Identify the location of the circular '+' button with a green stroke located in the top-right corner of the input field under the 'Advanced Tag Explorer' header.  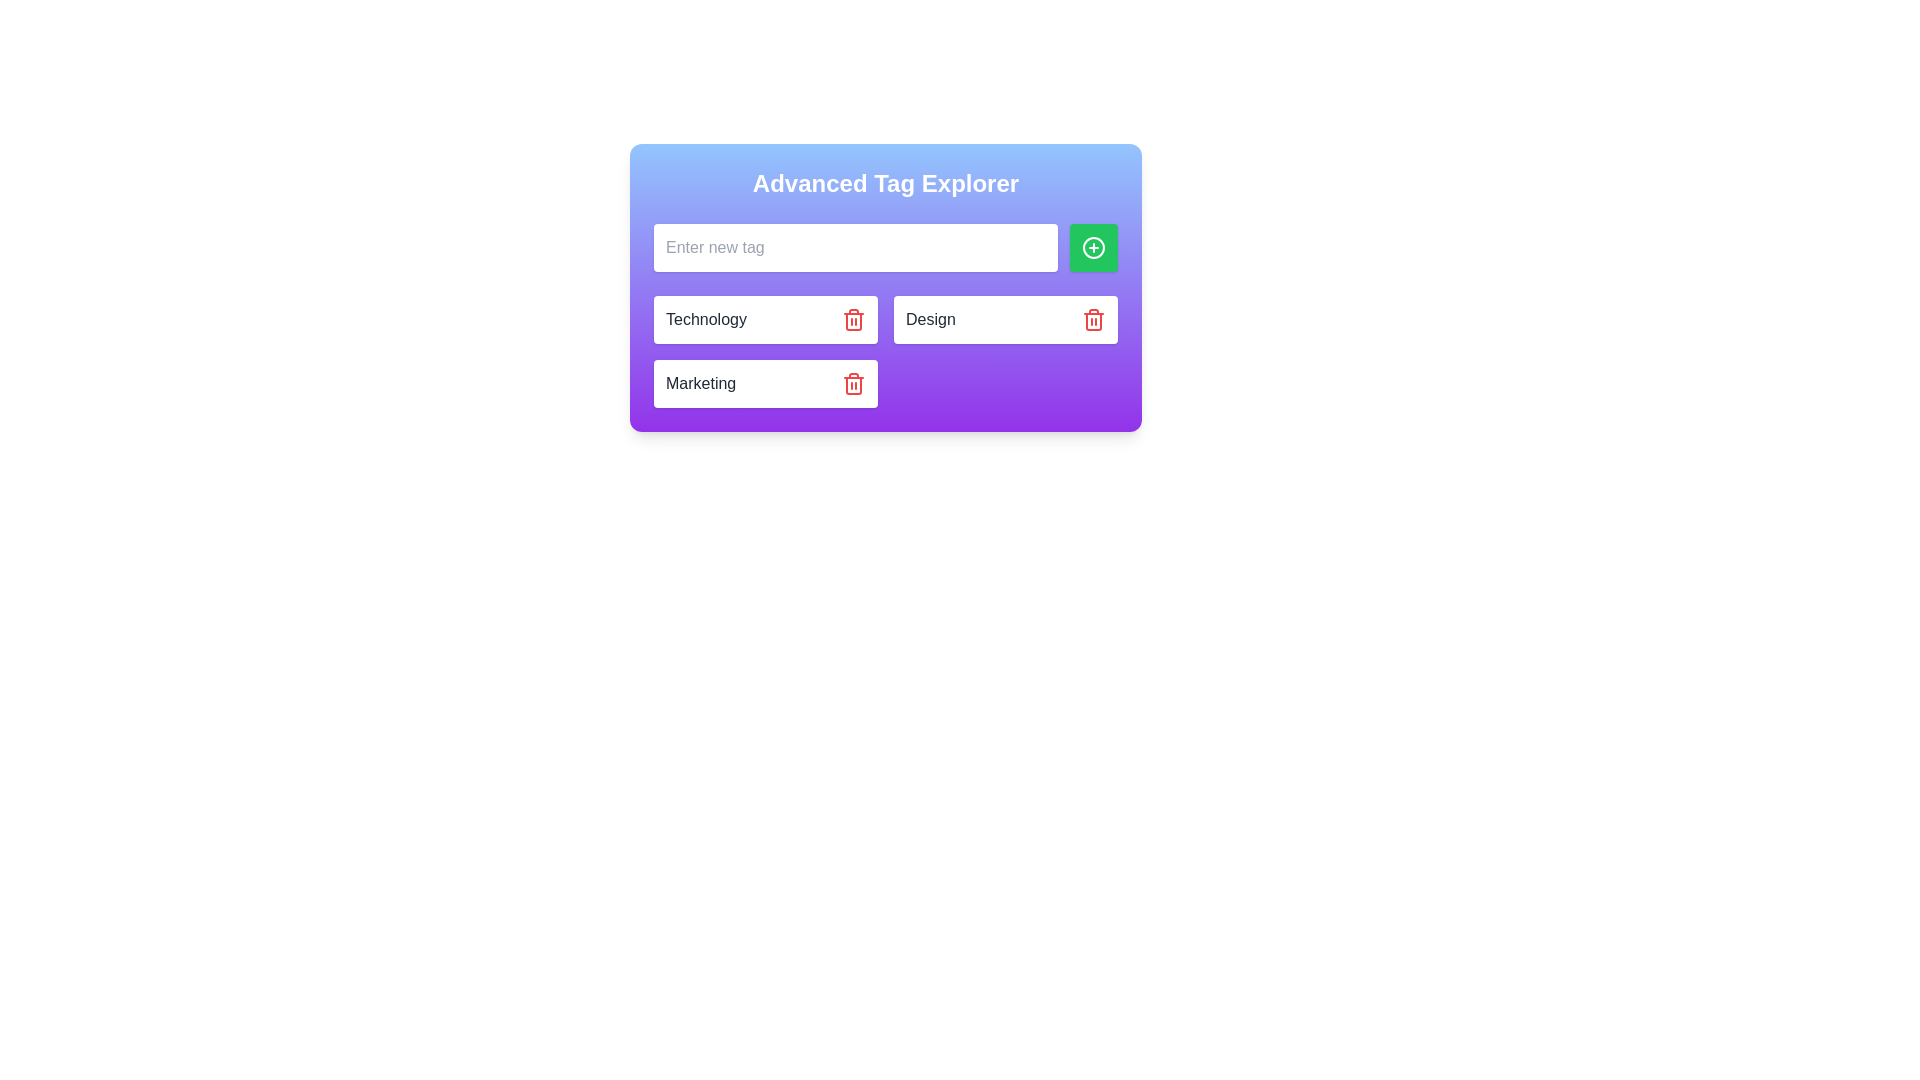
(1093, 246).